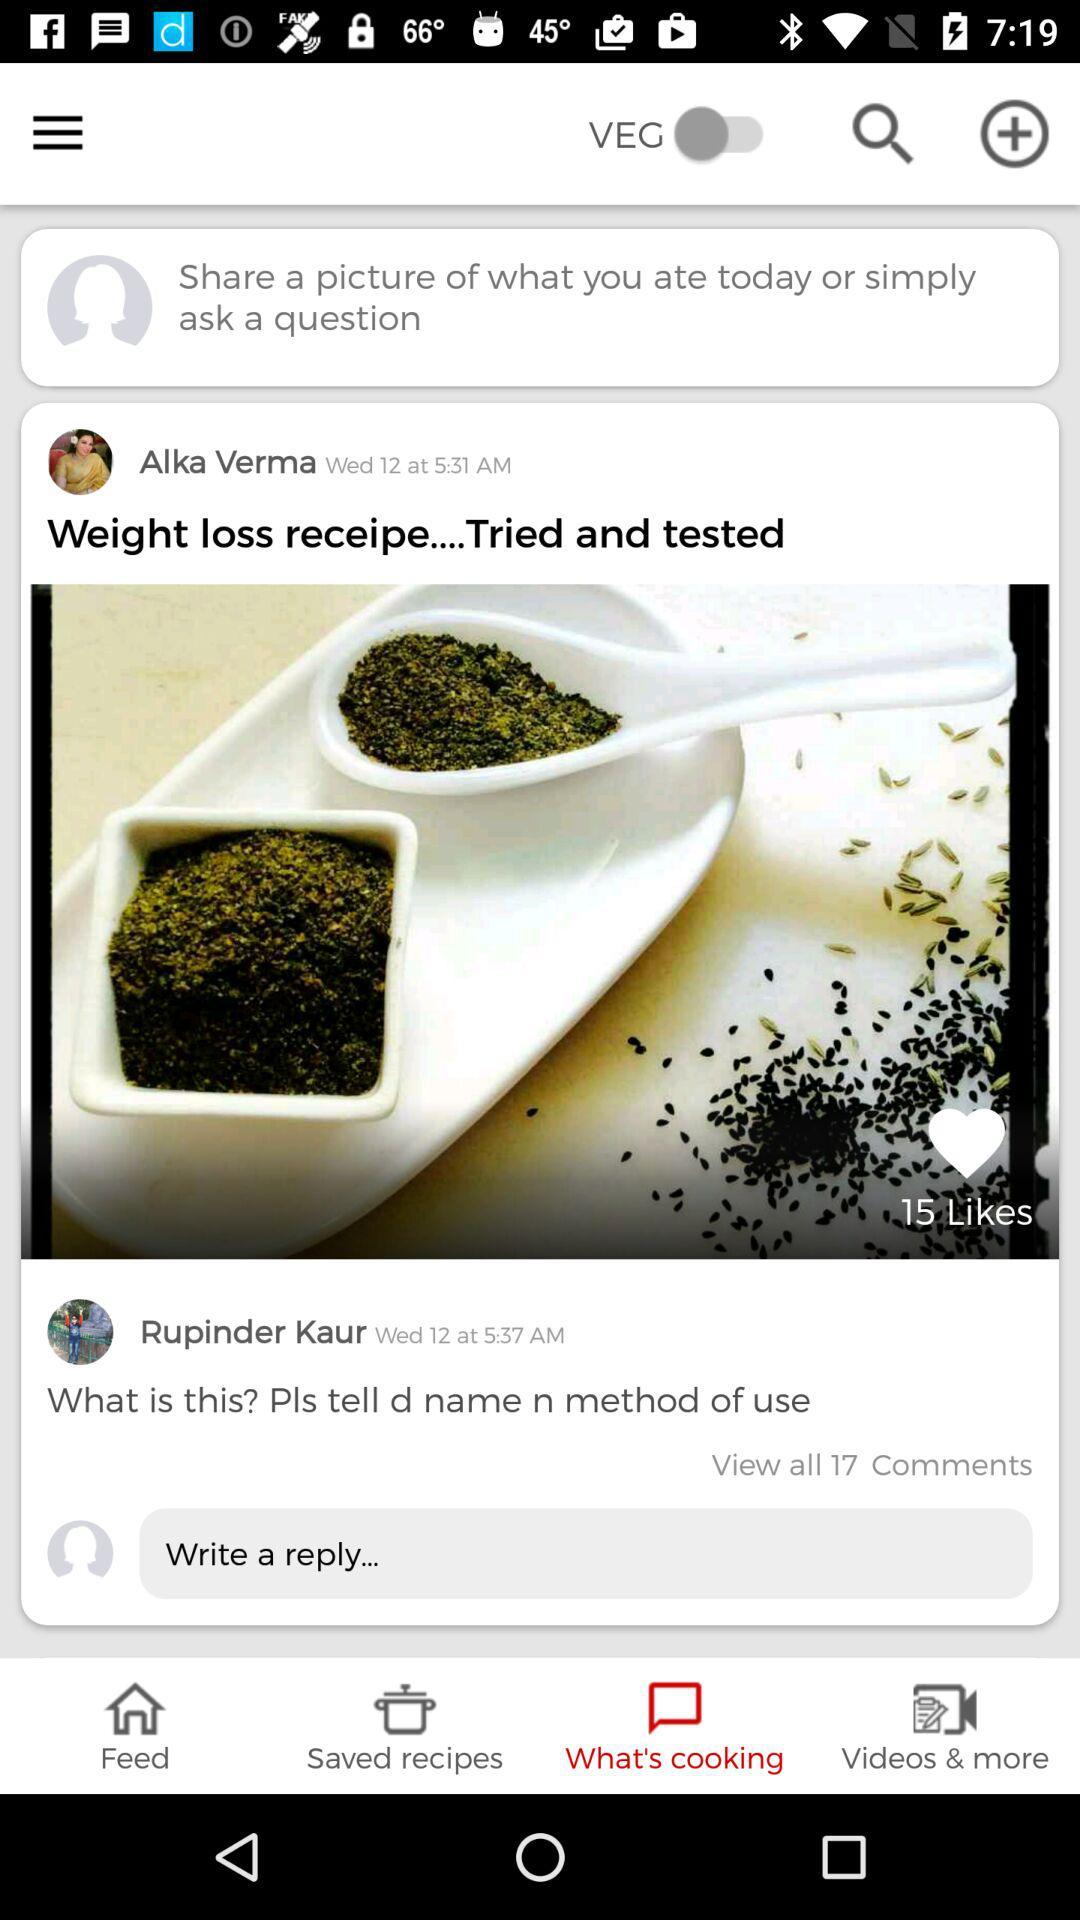 Image resolution: width=1080 pixels, height=1920 pixels. Describe the element at coordinates (324, 460) in the screenshot. I see `item below the share a picture icon` at that location.